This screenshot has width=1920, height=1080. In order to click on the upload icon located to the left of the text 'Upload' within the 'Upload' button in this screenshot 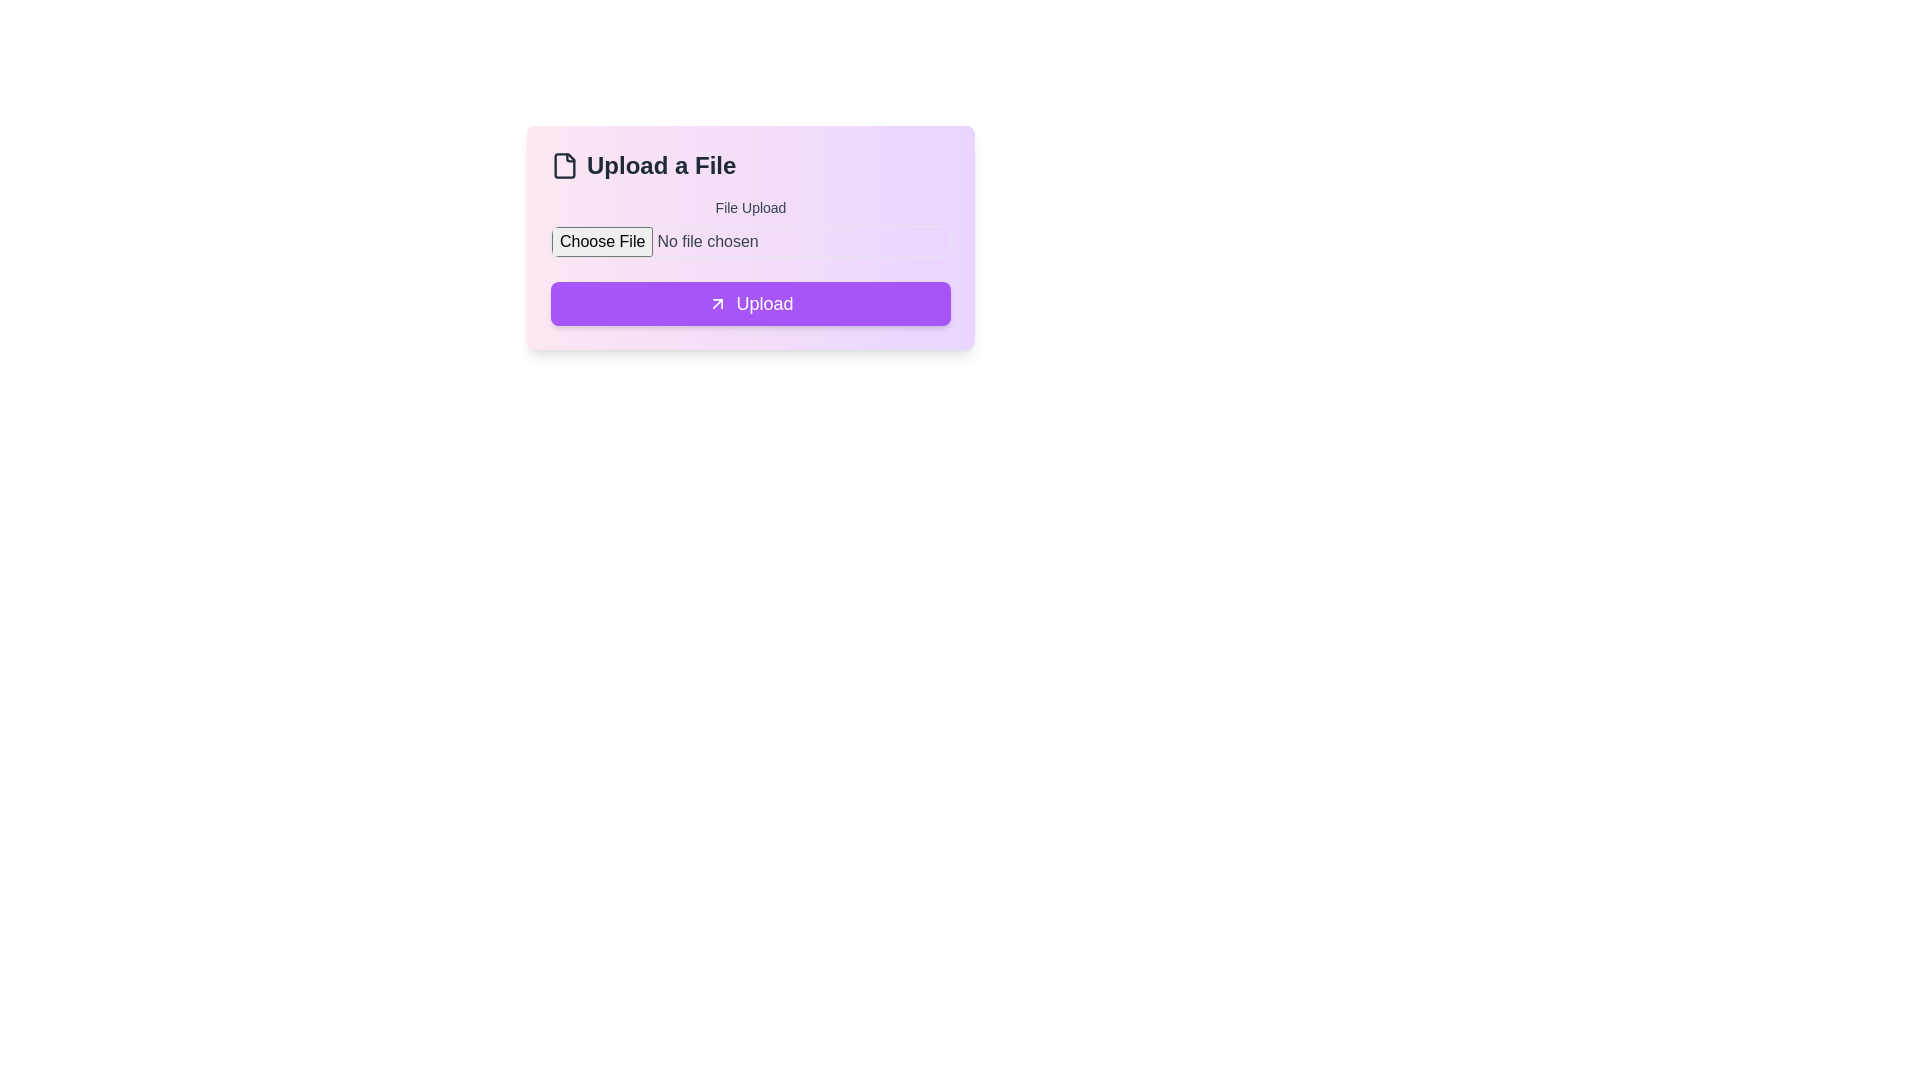, I will do `click(718, 304)`.